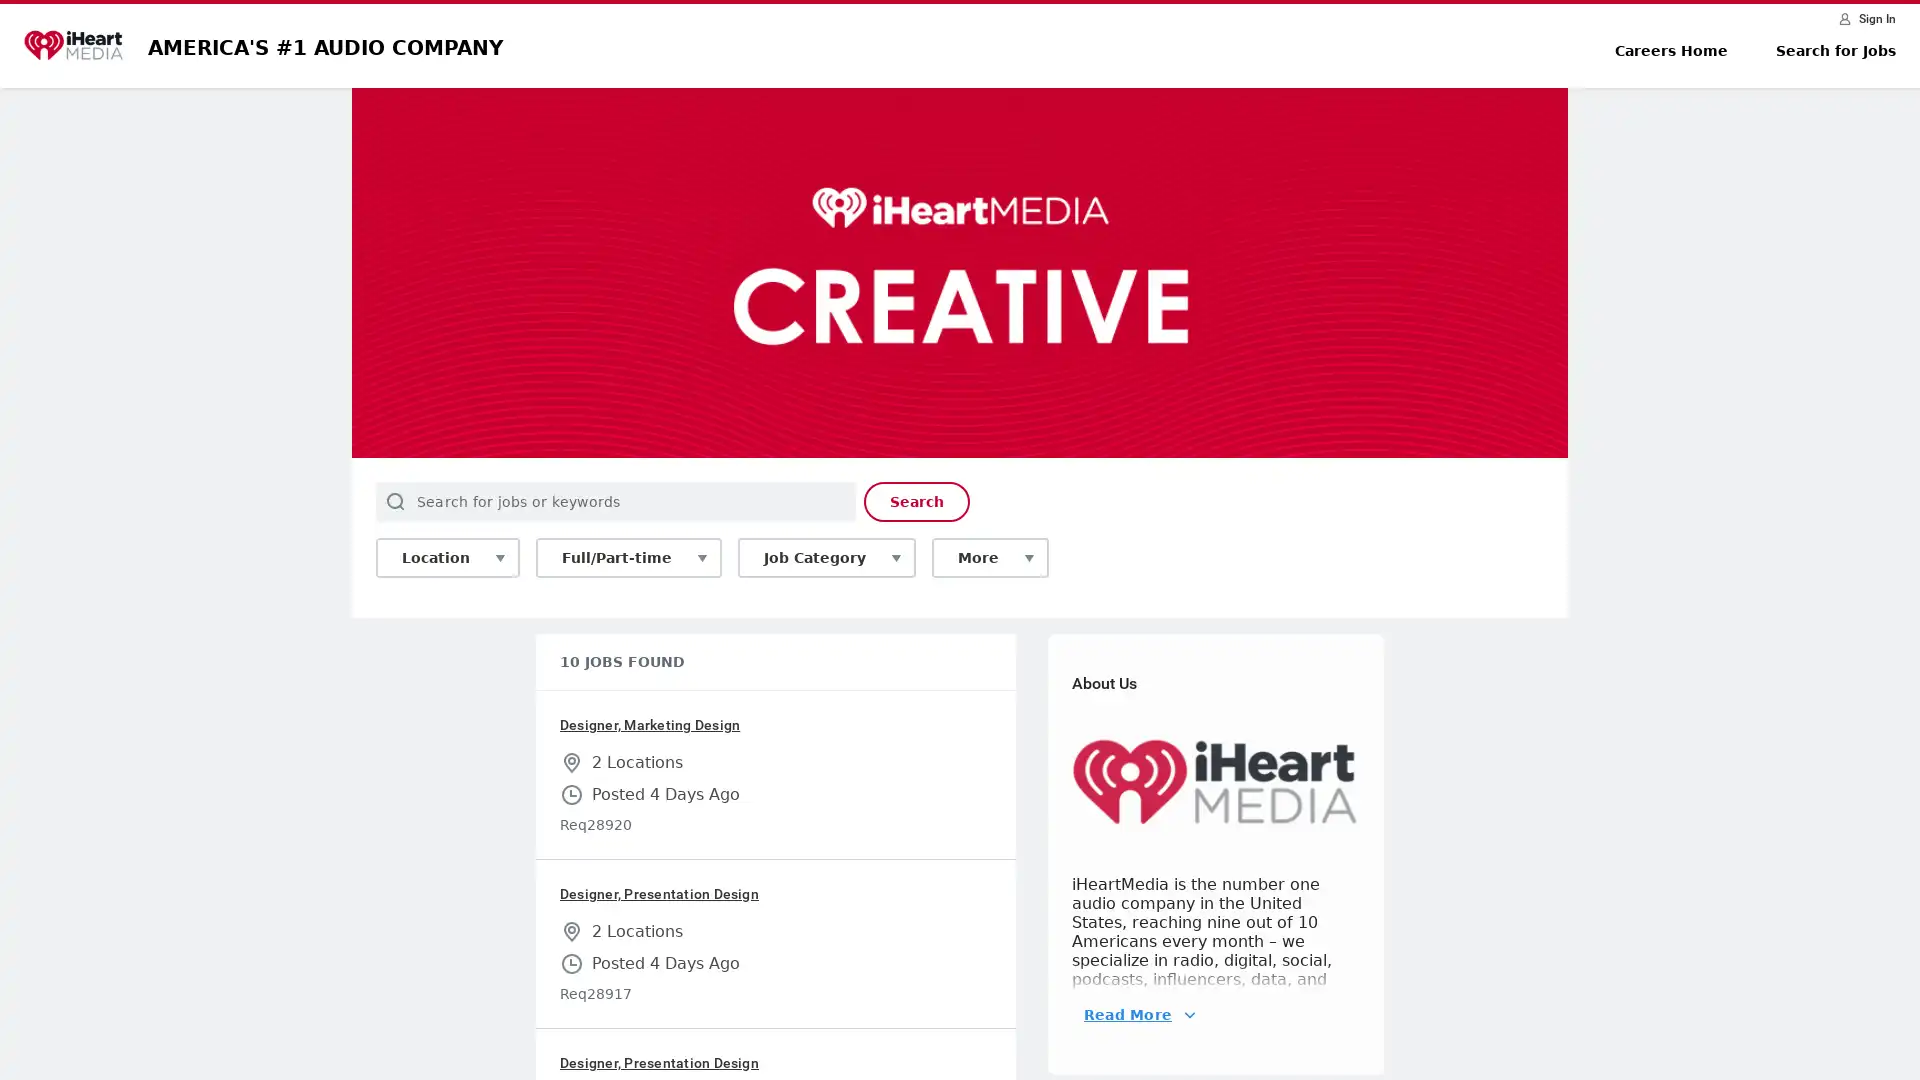  I want to click on Job Category, so click(785, 558).